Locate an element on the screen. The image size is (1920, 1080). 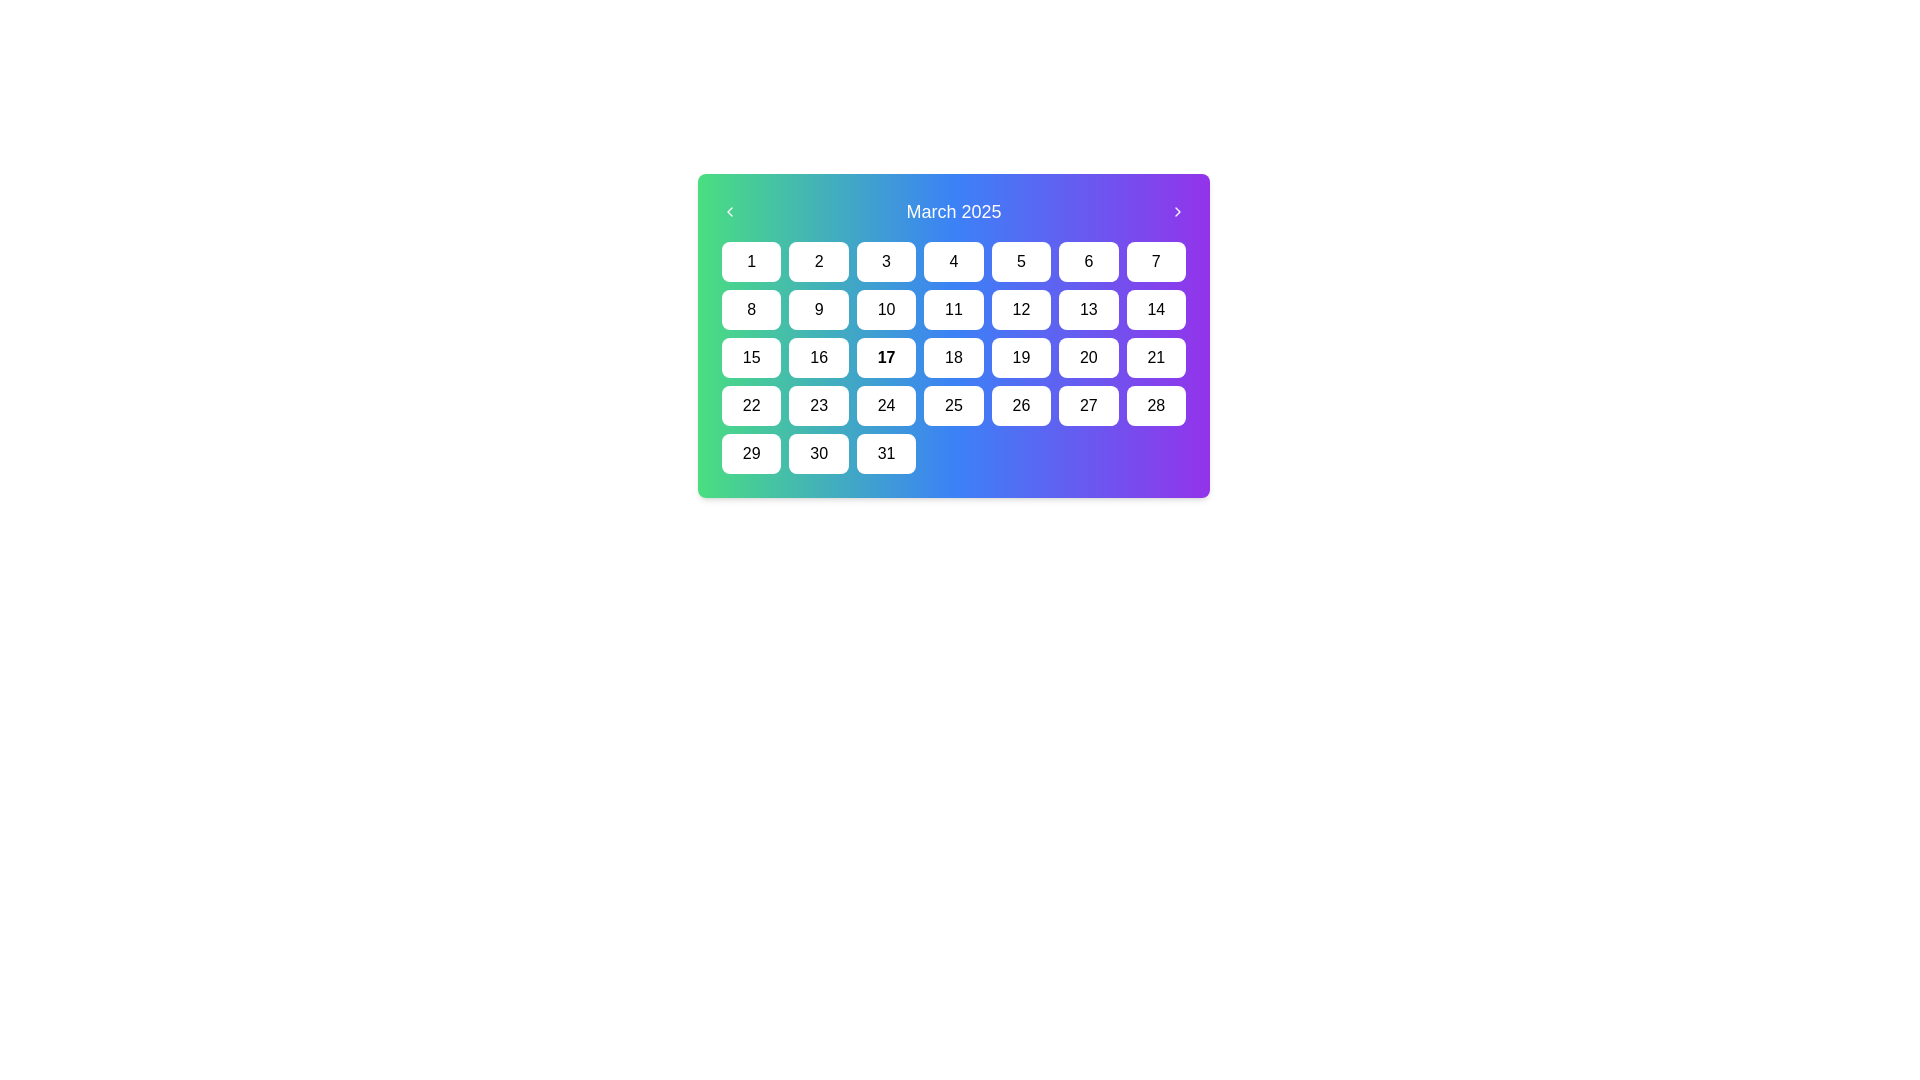
the text label representing the day of the month in the calendar interface, located in the third row and fifth column of the grid, adjacent to the number '17' is located at coordinates (953, 357).